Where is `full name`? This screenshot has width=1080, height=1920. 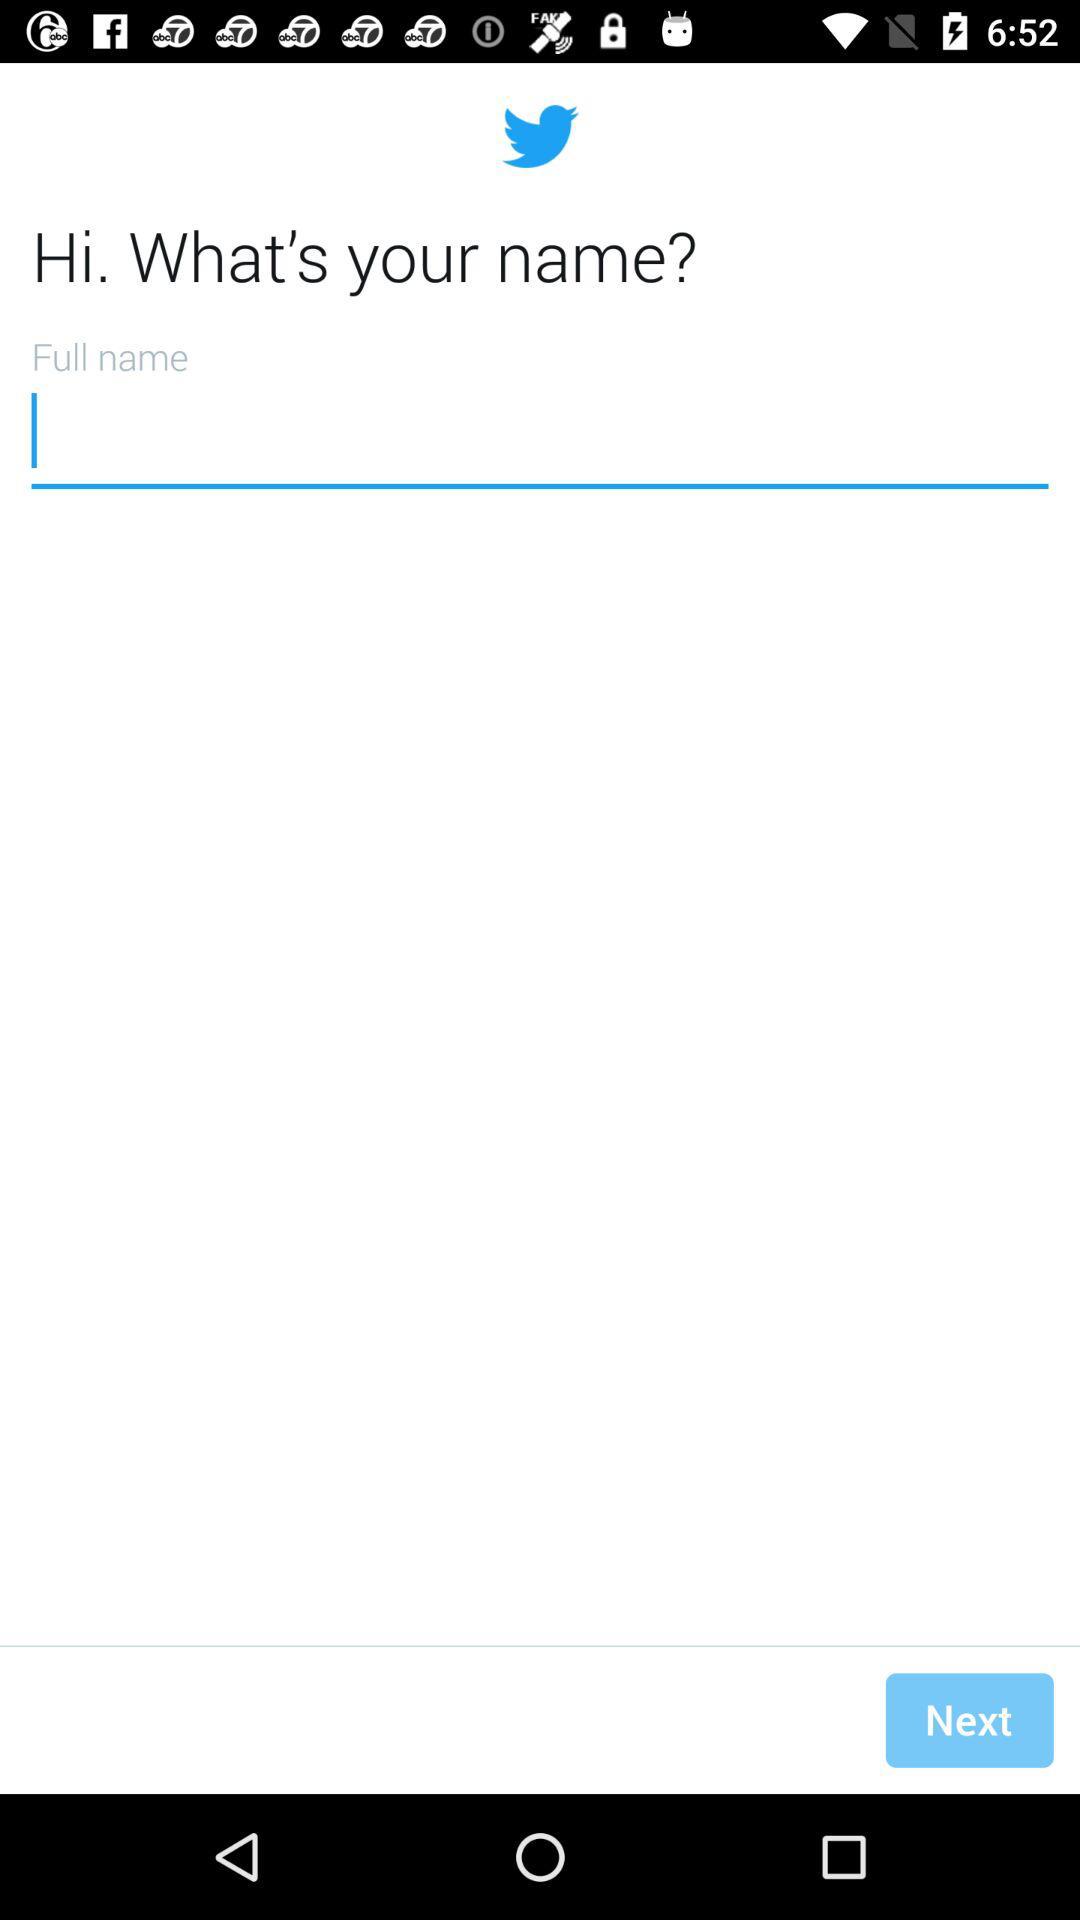 full name is located at coordinates (540, 404).